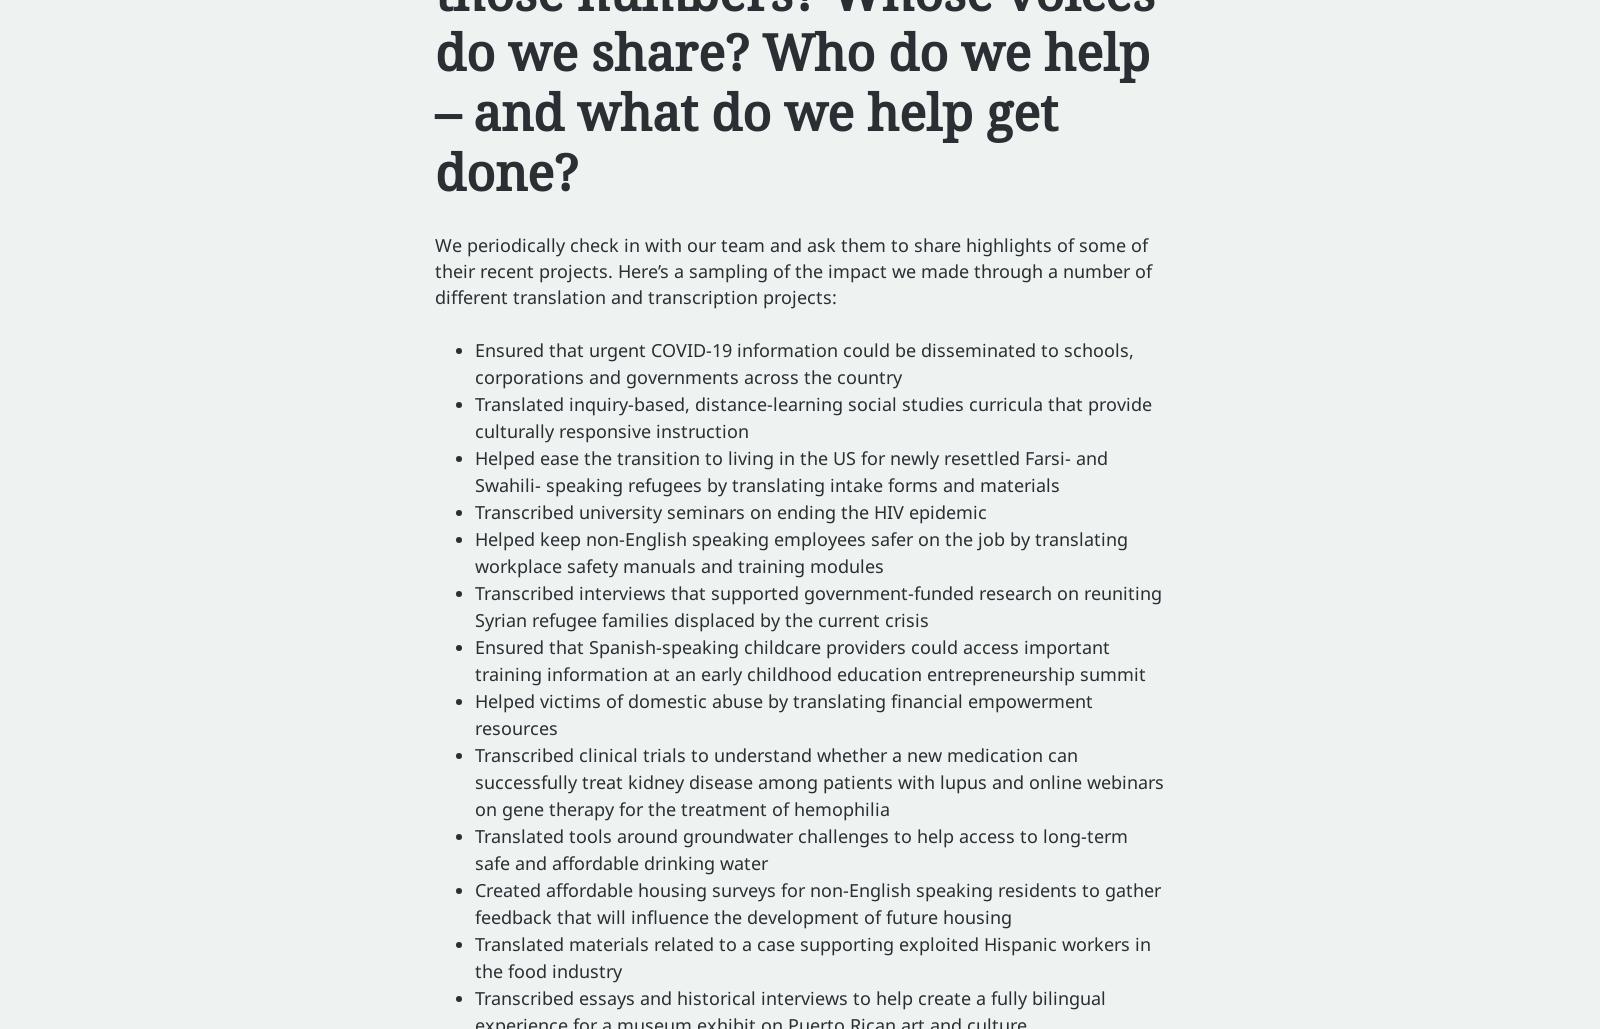  What do you see at coordinates (818, 795) in the screenshot?
I see `'online webinars on gene therapy for the treatment of hemophilia'` at bounding box center [818, 795].